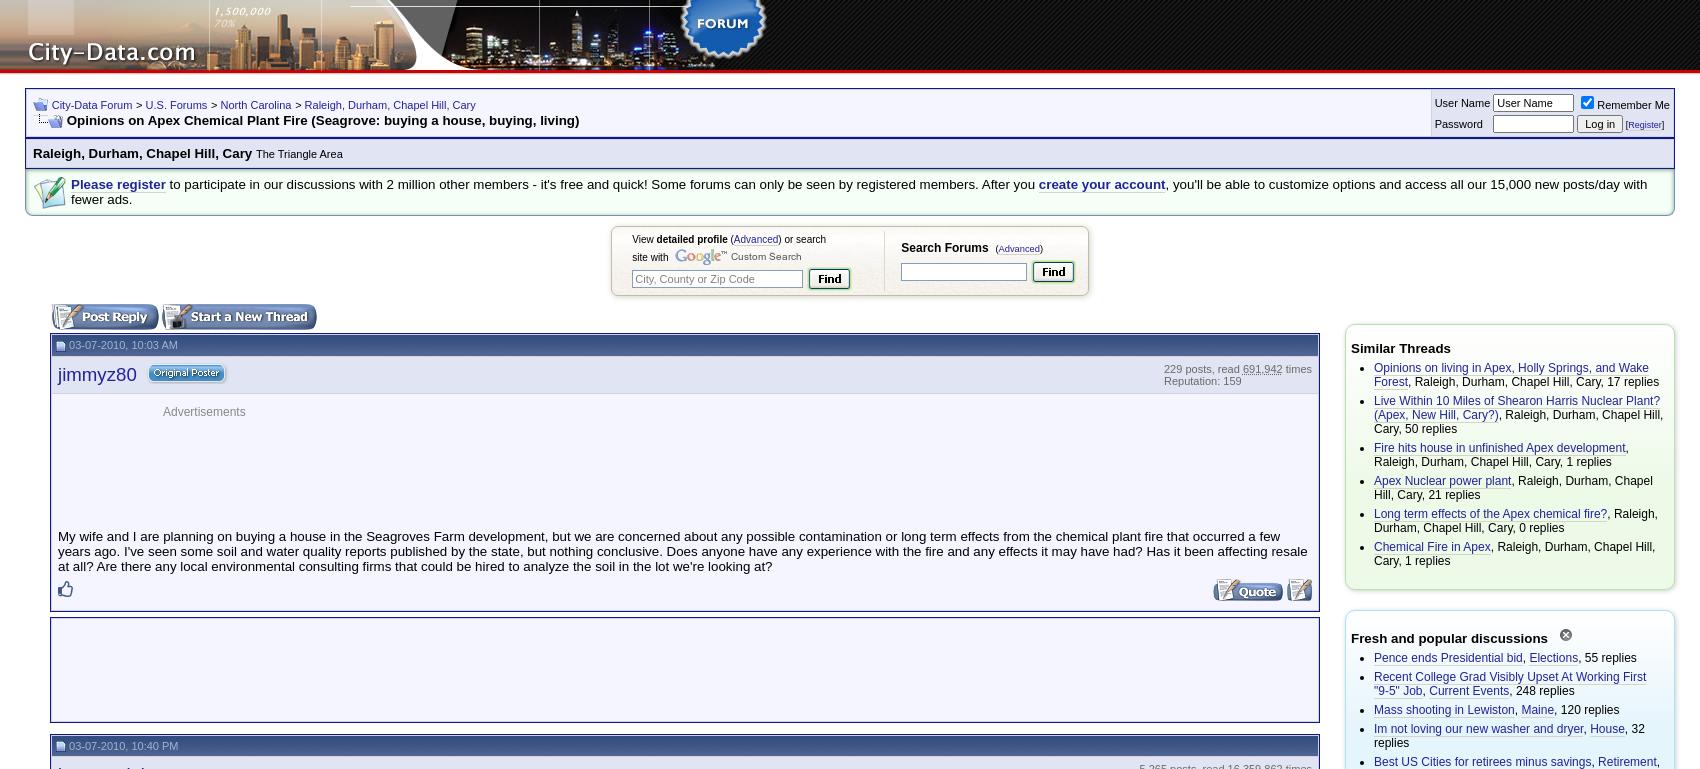  I want to click on 'Live Within 10 Miles of Shearon Harris Nuclear Plant?  (Apex, New Hill, Cary?)', so click(1517, 408).